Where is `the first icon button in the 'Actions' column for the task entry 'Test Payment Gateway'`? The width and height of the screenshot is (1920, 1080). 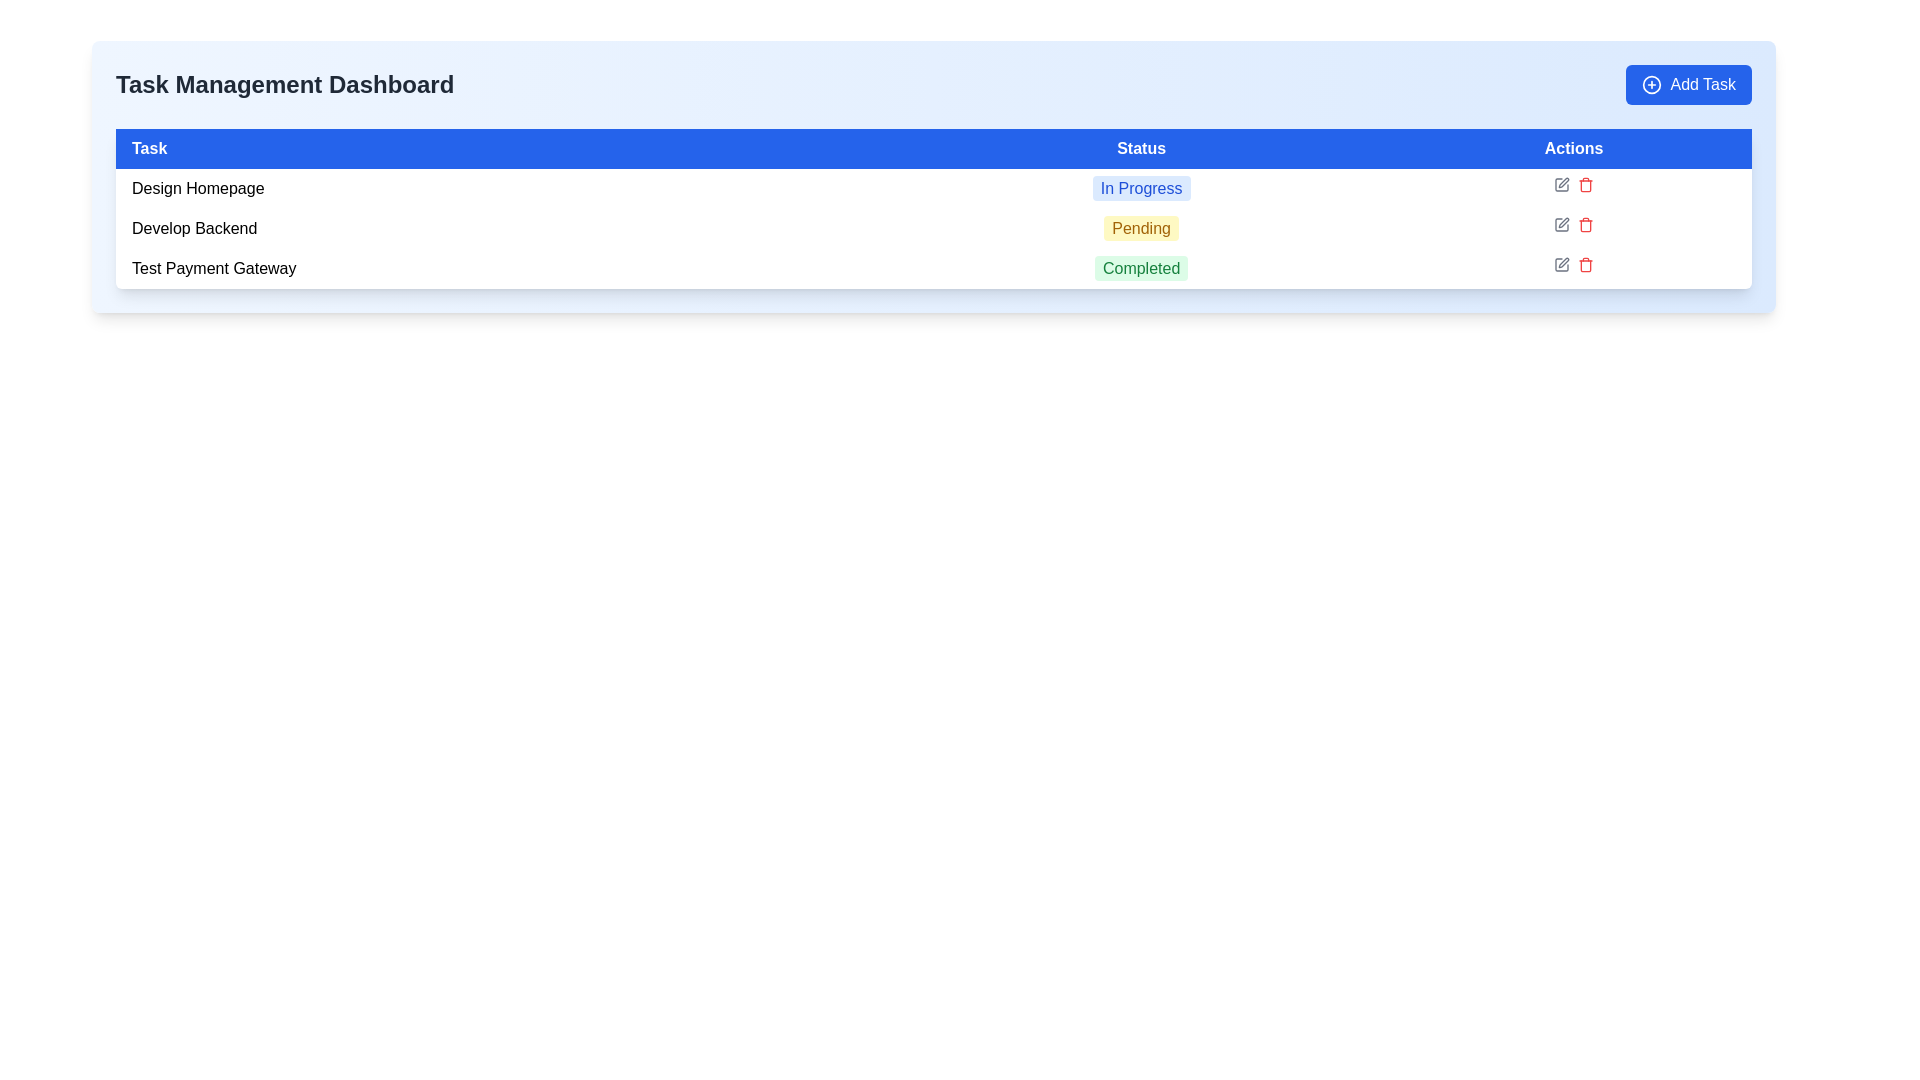
the first icon button in the 'Actions' column for the task entry 'Test Payment Gateway' is located at coordinates (1561, 264).